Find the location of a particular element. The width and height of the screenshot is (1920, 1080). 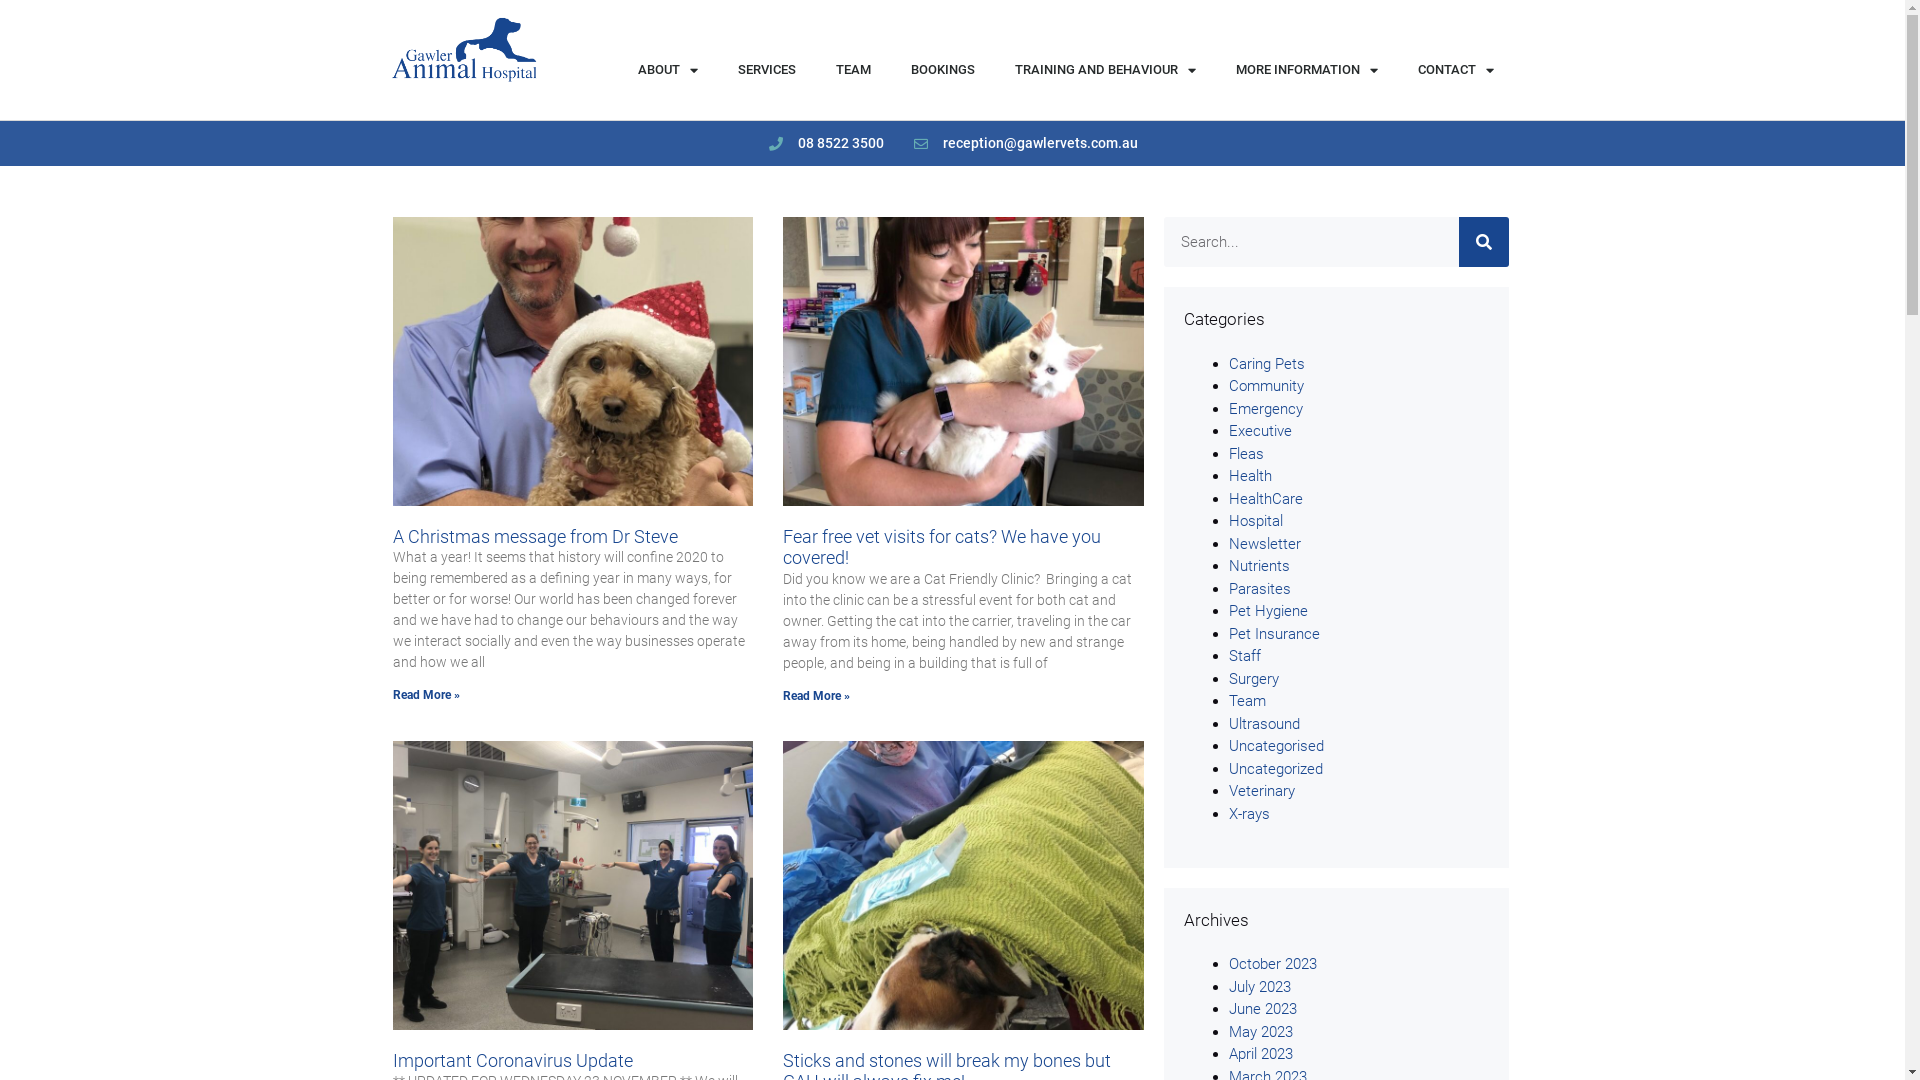

'ABOUT' is located at coordinates (667, 68).